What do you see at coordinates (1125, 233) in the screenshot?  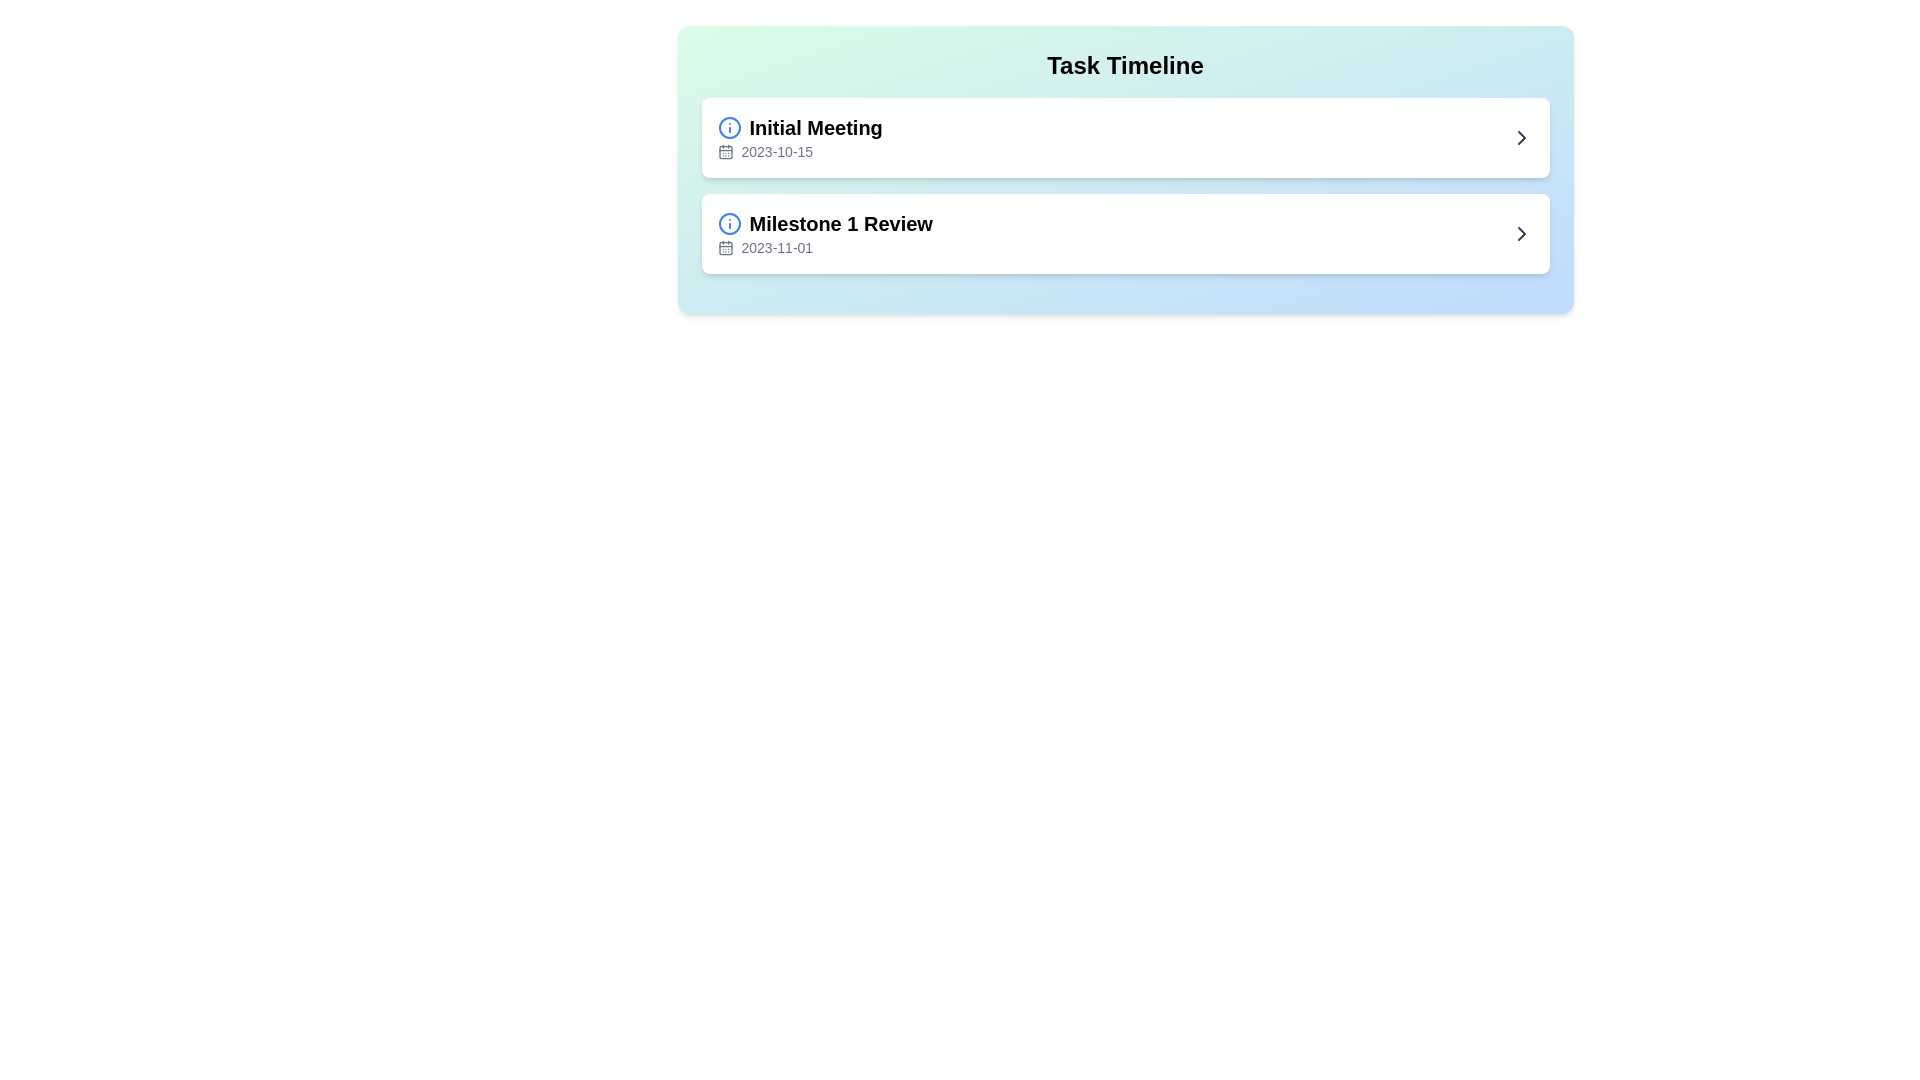 I see `the clickable list item labeled 'Milestone 1 Review' in the task timeline` at bounding box center [1125, 233].